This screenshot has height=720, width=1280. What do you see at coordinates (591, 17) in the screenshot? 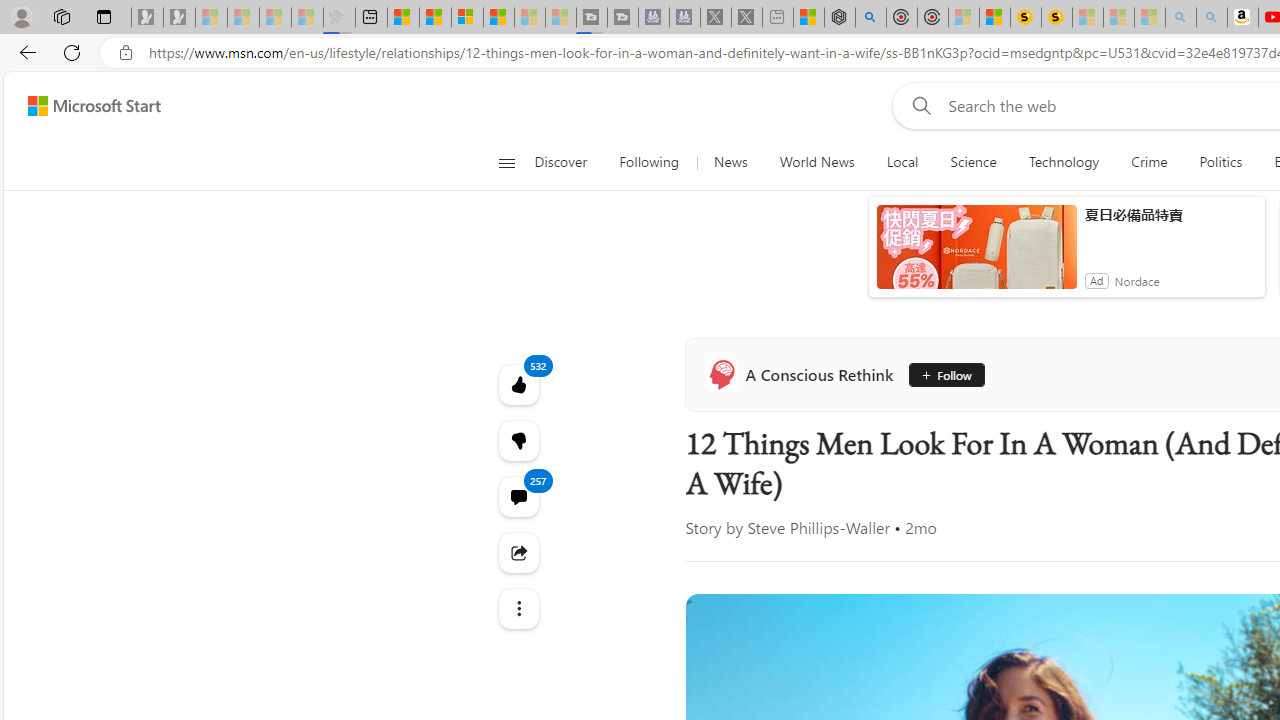
I see `'Streaming Coverage | T3 - Sleeping'` at bounding box center [591, 17].